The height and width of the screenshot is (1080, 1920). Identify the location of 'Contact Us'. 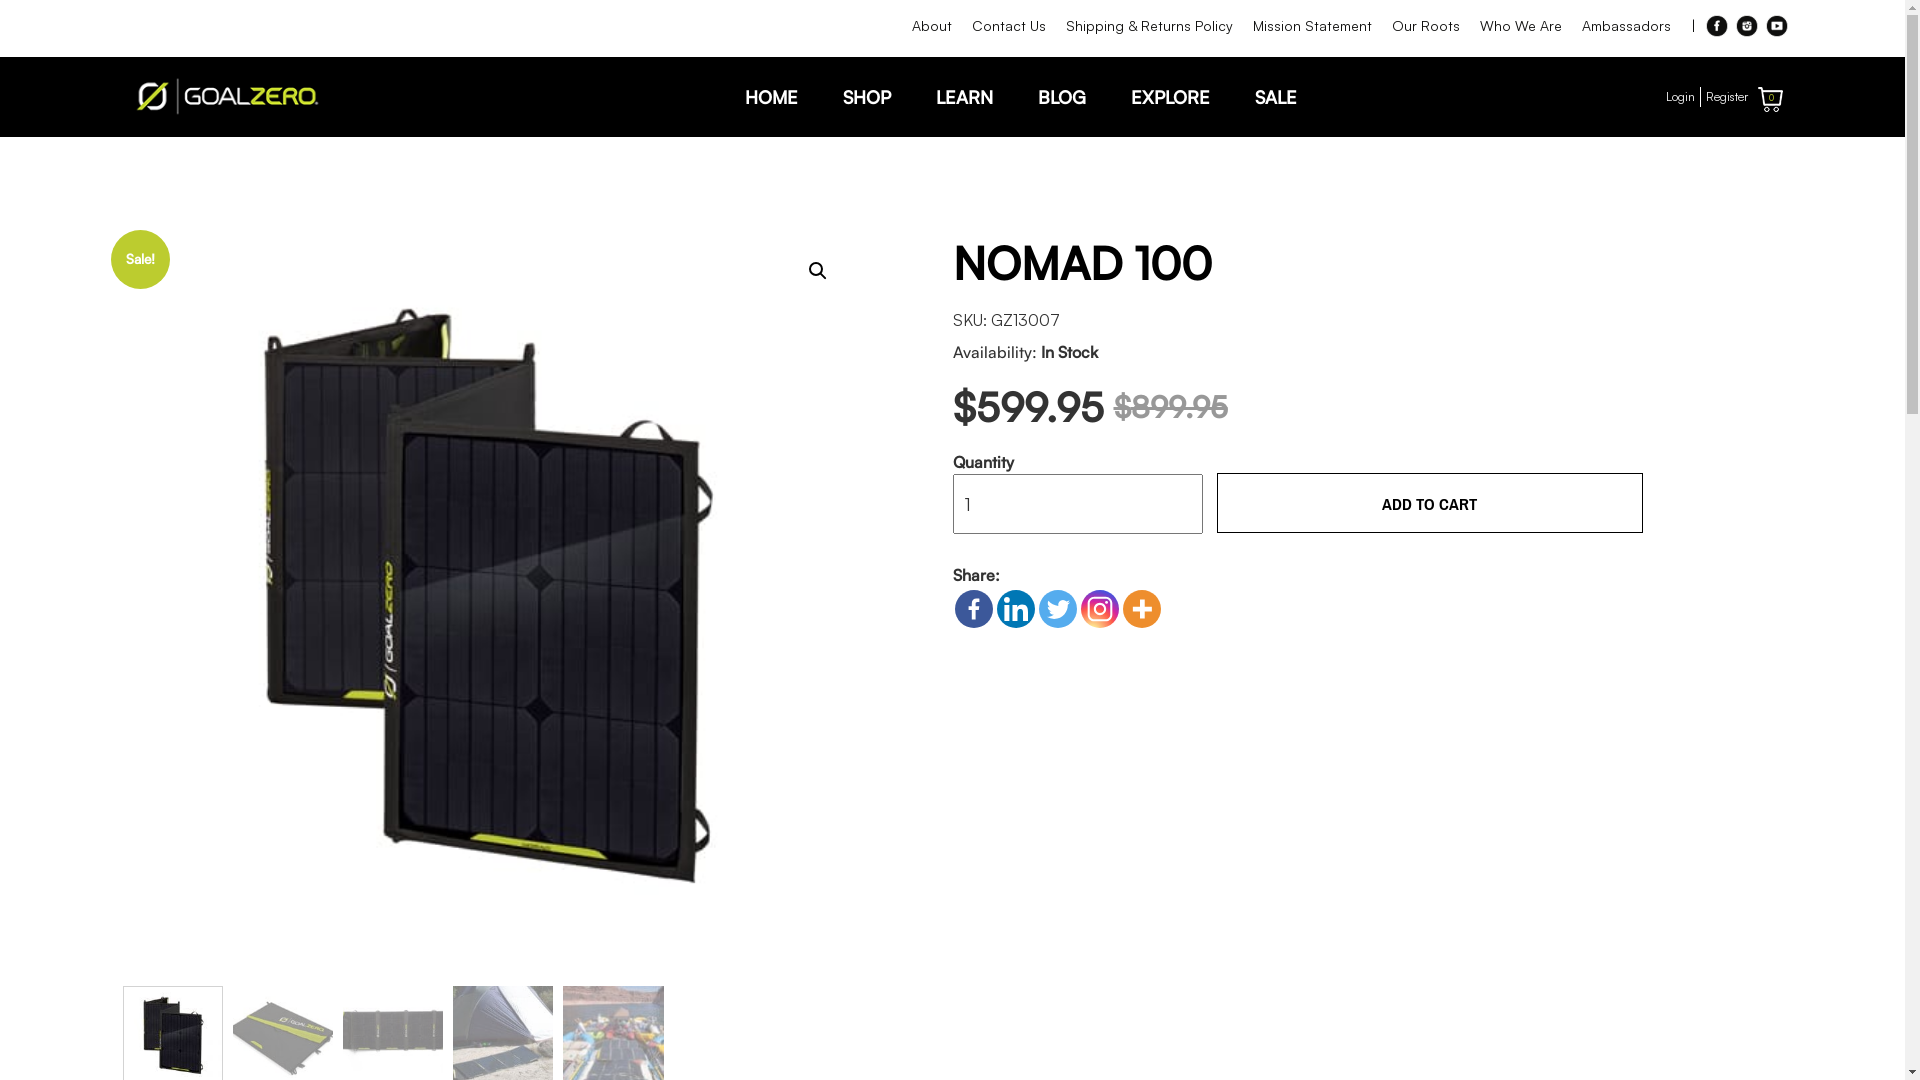
(1008, 26).